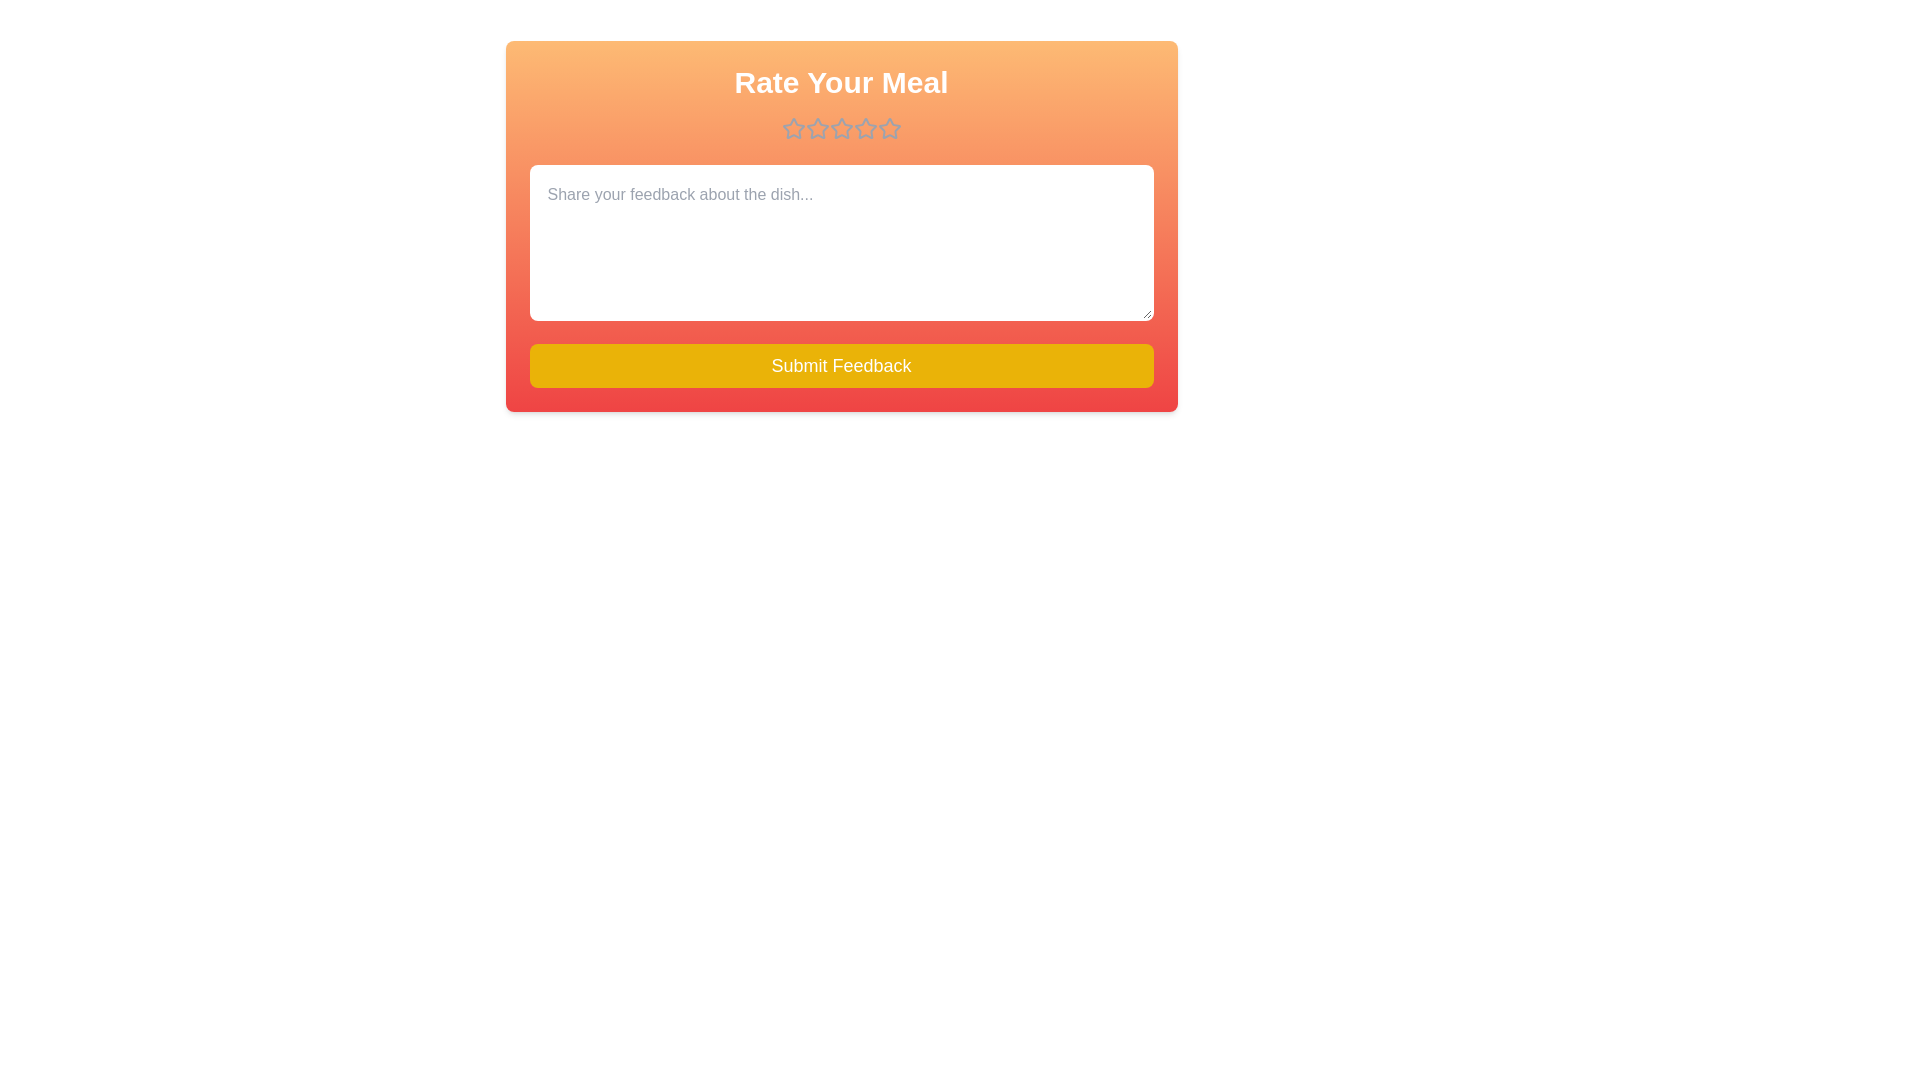 The image size is (1920, 1080). I want to click on the star corresponding to 1 to preview the rating, so click(792, 128).